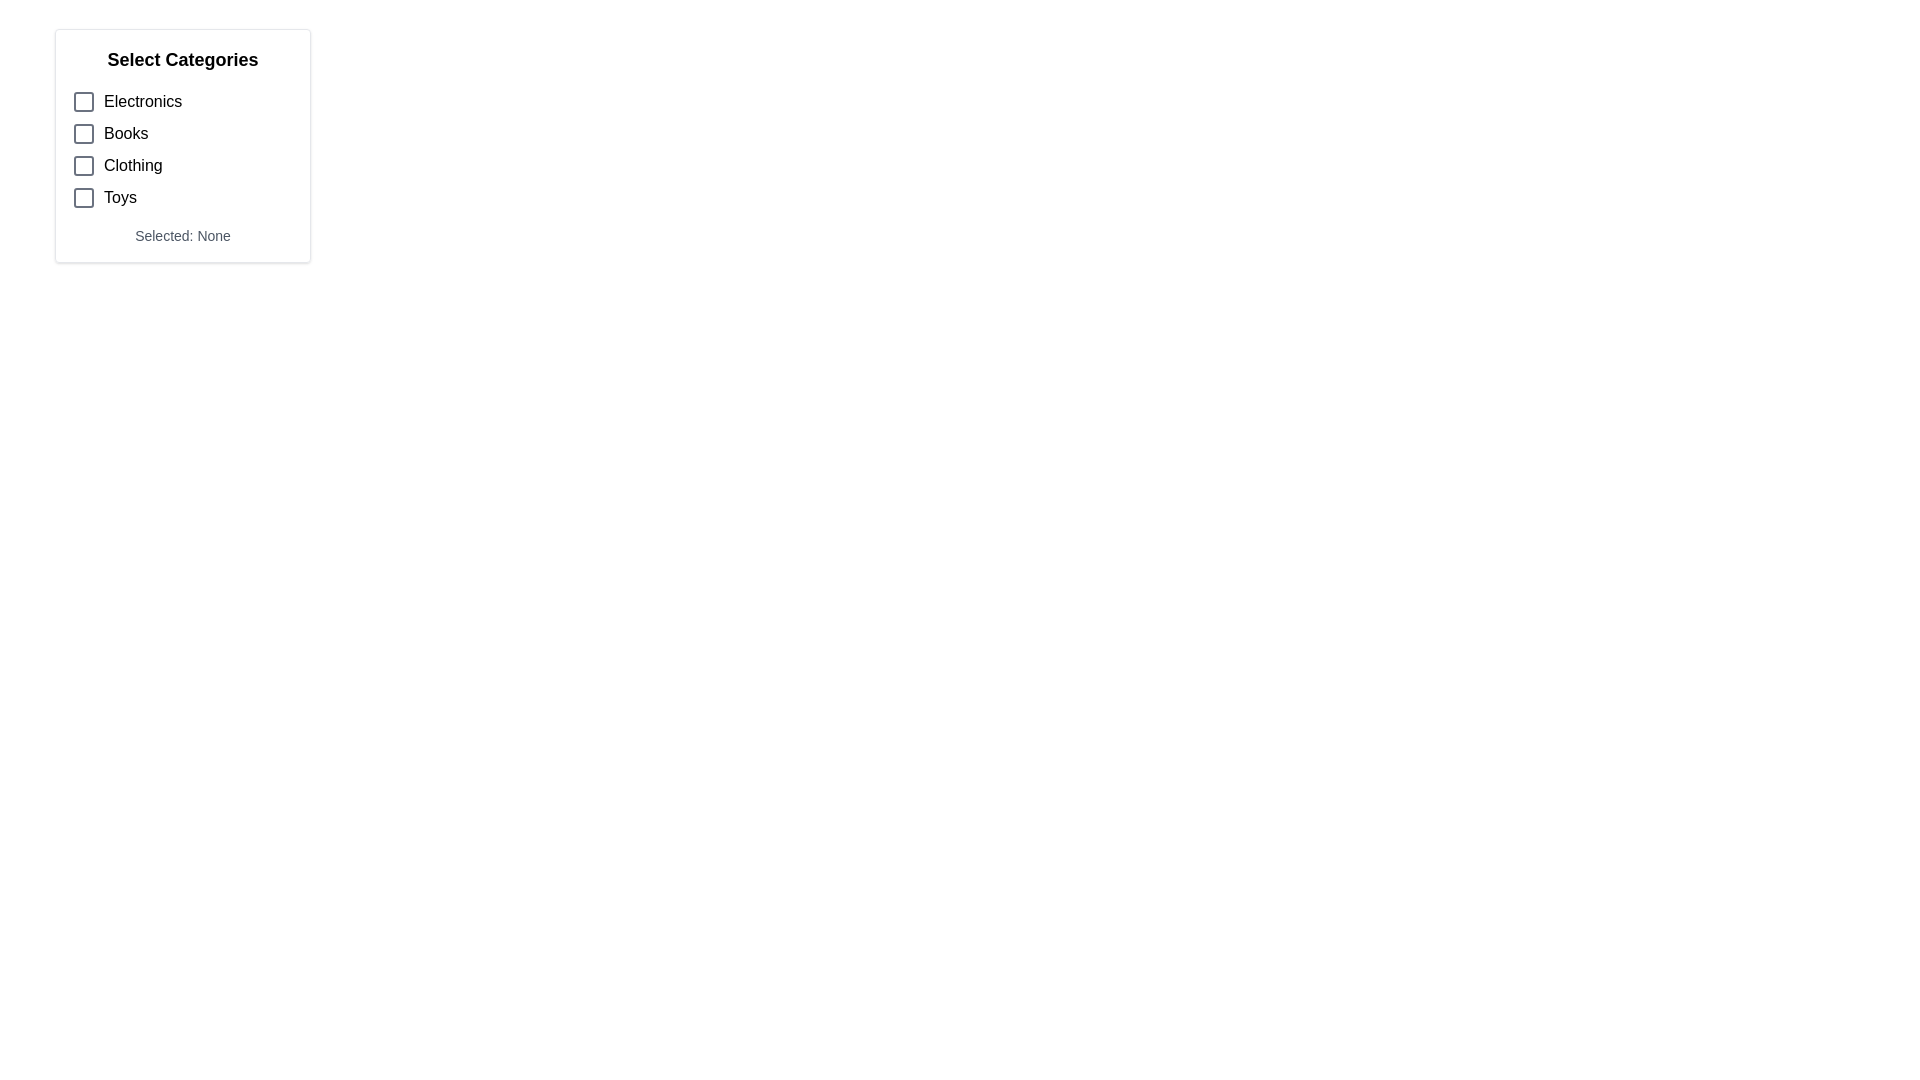 This screenshot has height=1080, width=1920. I want to click on the Text Display element that shows 'Selected: None', which is located at the bottom of the category selection interface, so click(182, 234).